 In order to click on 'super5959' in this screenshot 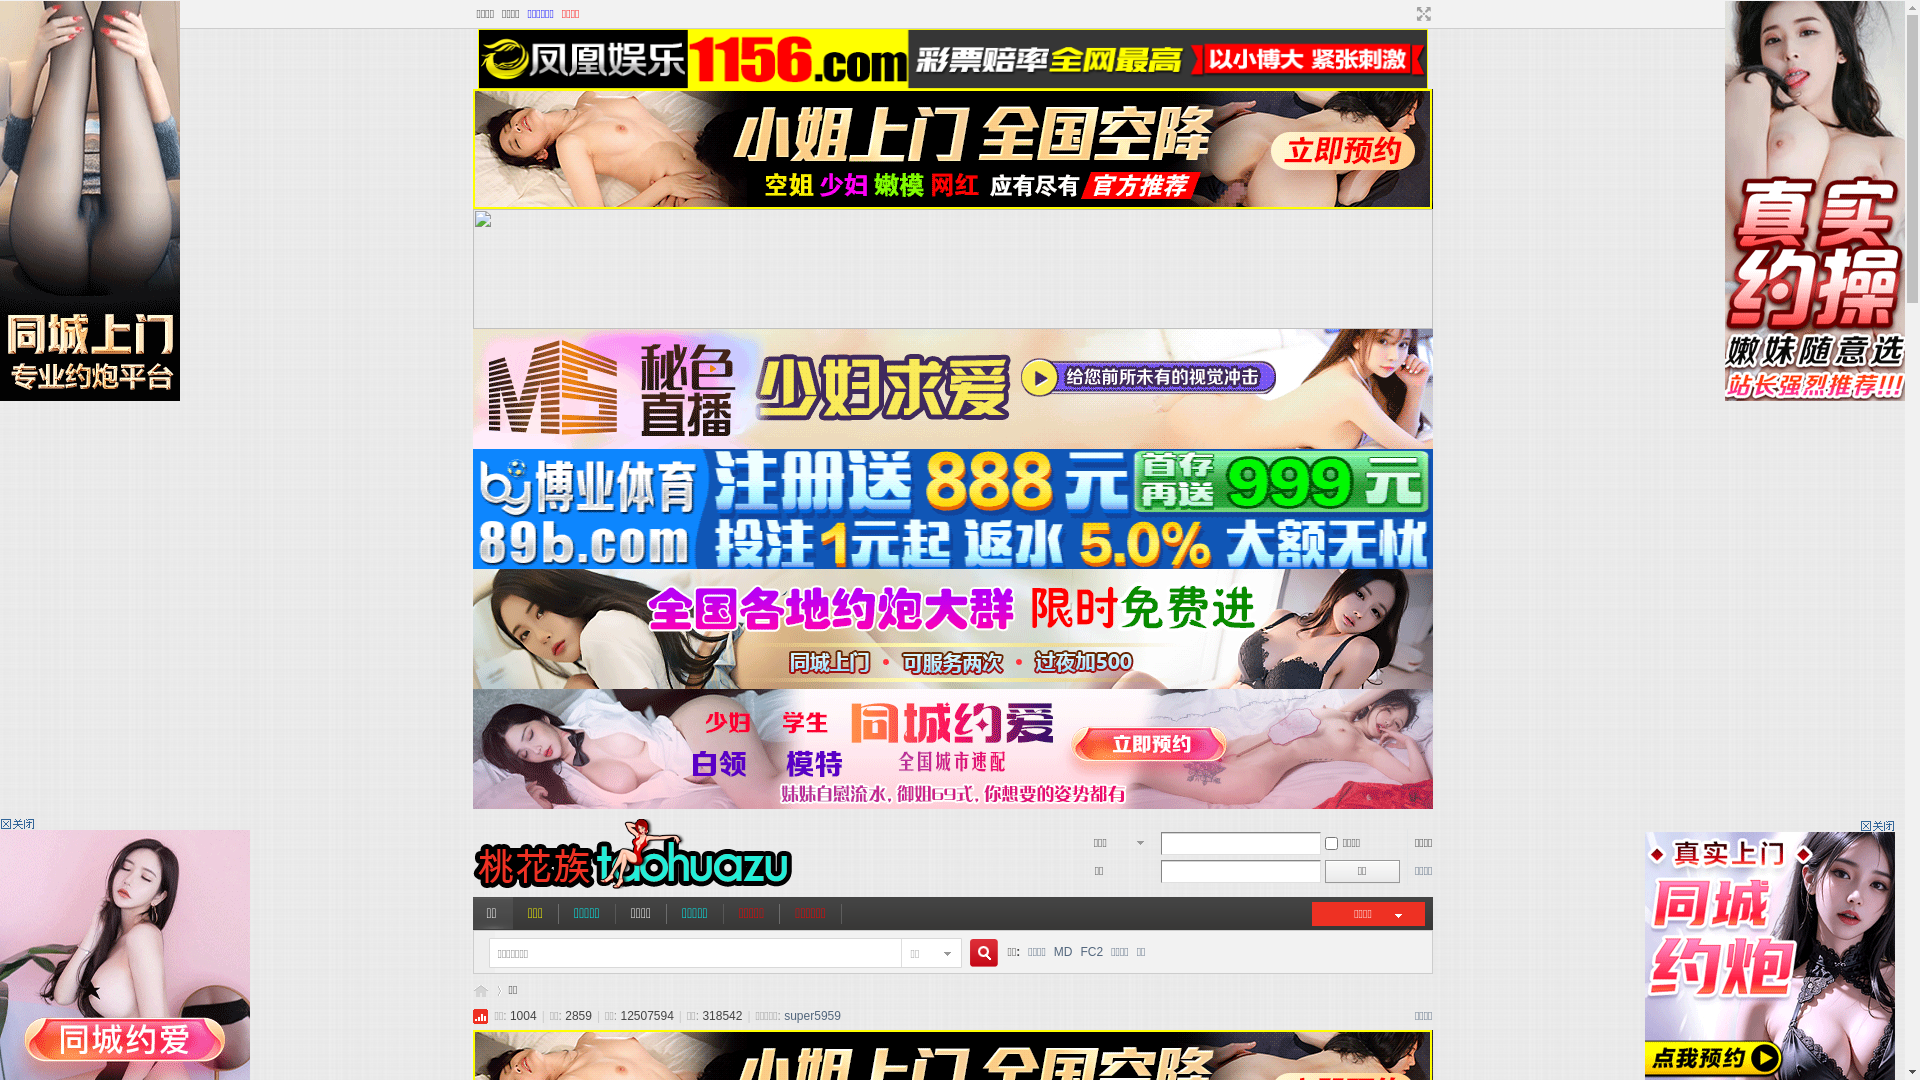, I will do `click(812, 1015)`.